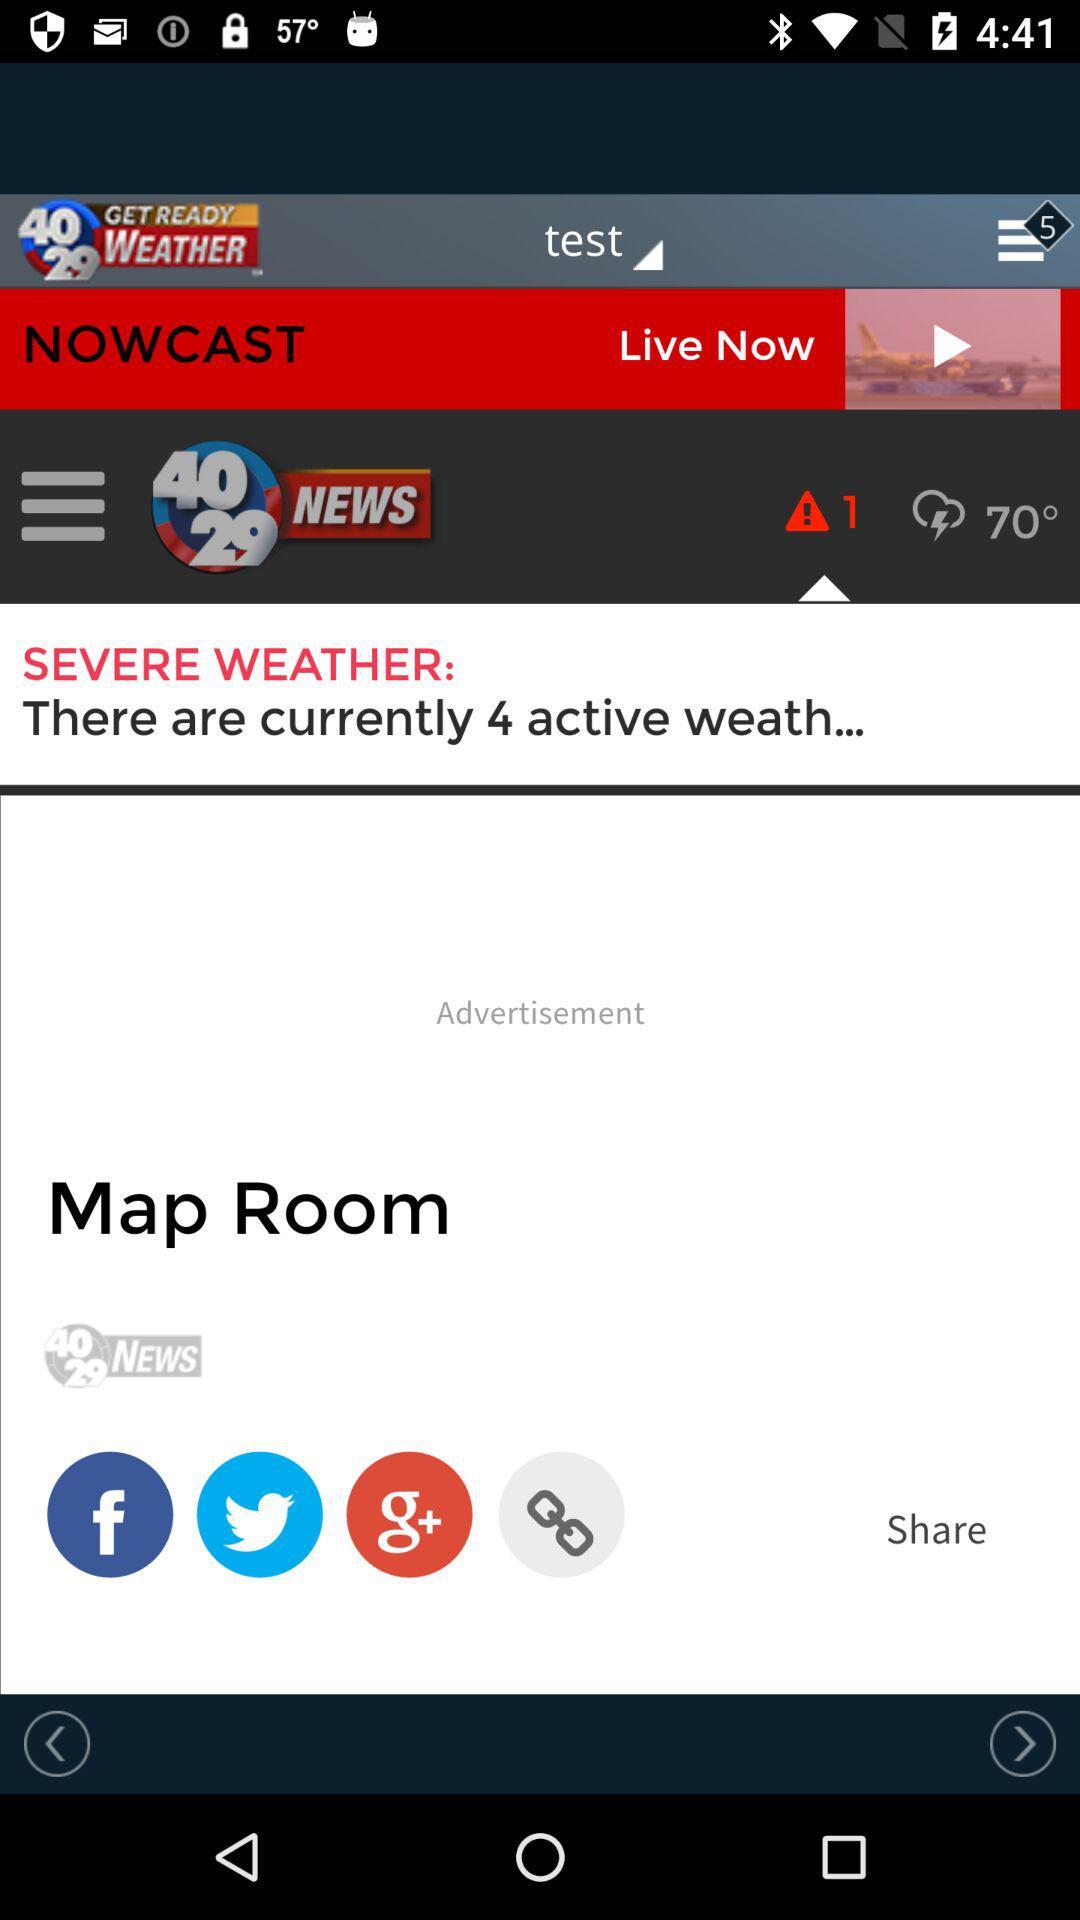 Image resolution: width=1080 pixels, height=1920 pixels. What do you see at coordinates (540, 991) in the screenshot?
I see `article text box` at bounding box center [540, 991].